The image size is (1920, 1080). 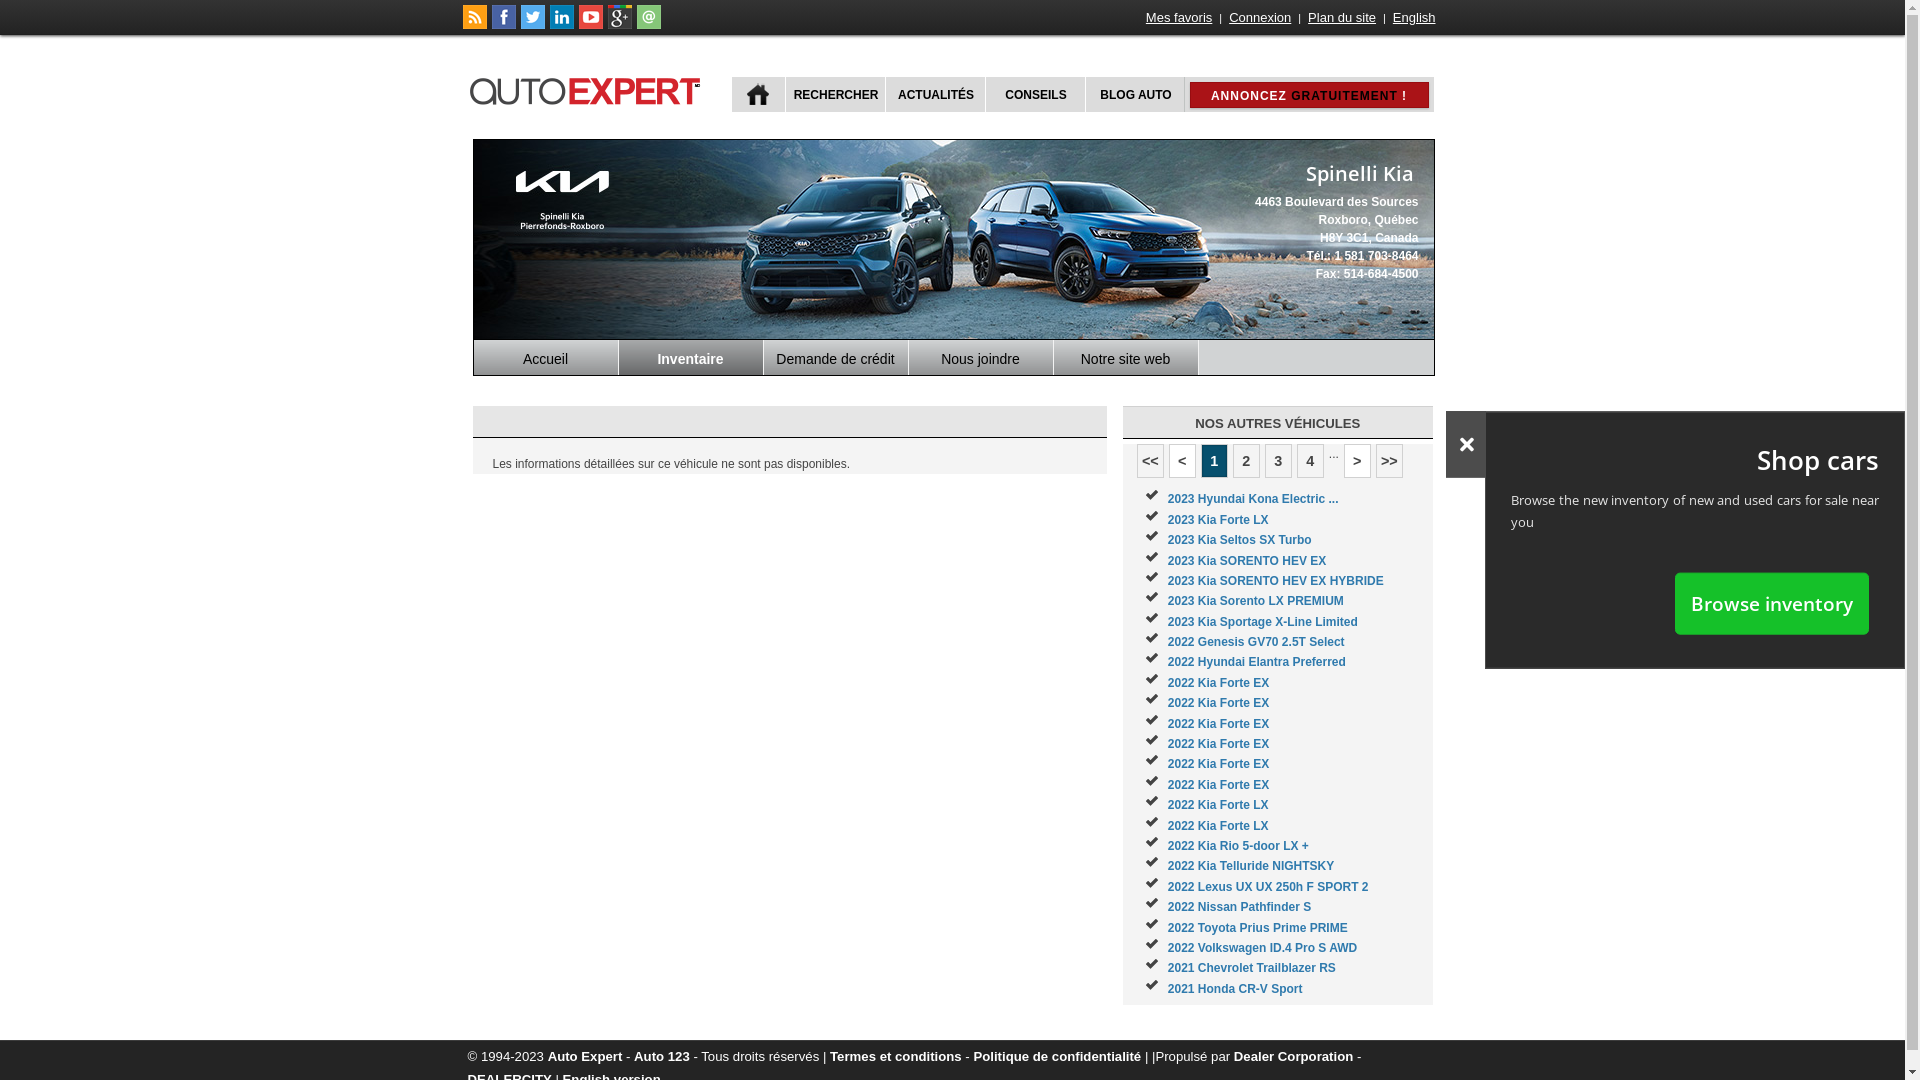 I want to click on 'Suivez autoExpert.ca sur Google Plus', so click(x=618, y=24).